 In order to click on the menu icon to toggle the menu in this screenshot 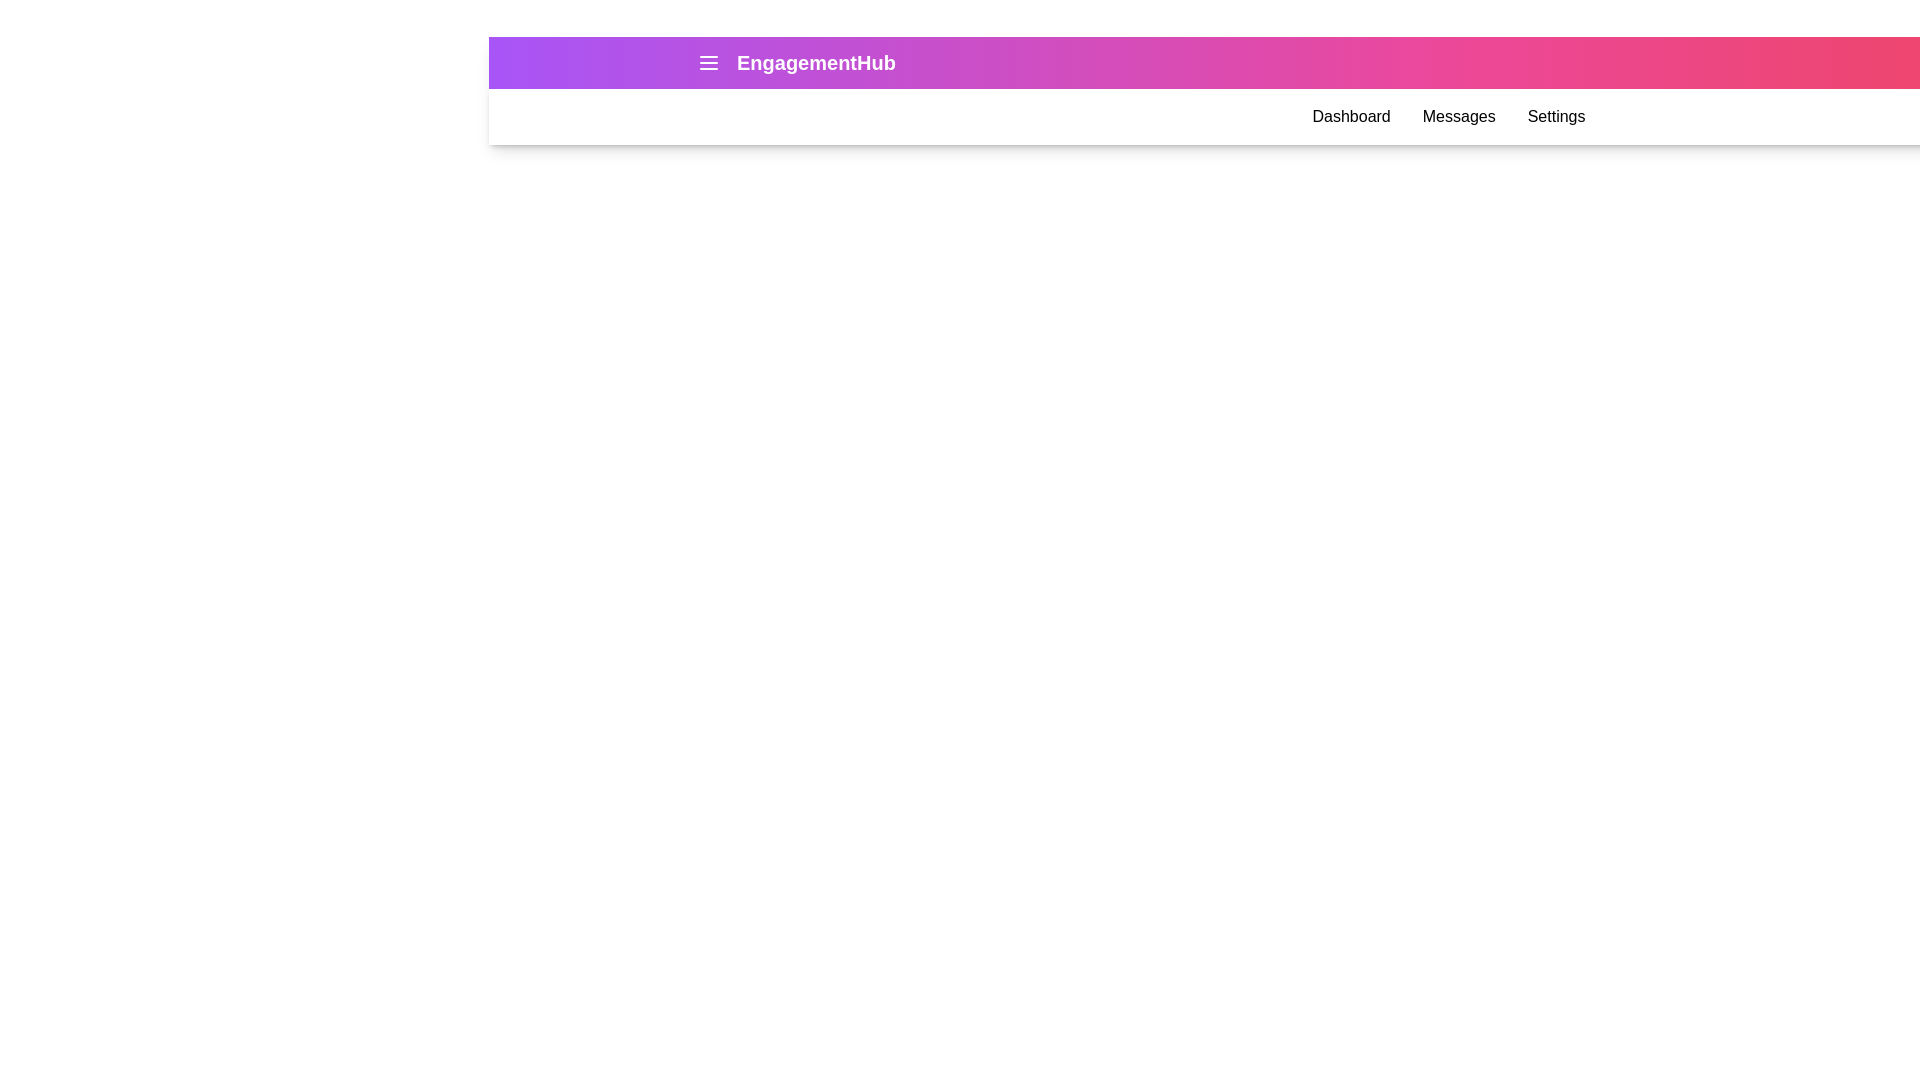, I will do `click(709, 61)`.